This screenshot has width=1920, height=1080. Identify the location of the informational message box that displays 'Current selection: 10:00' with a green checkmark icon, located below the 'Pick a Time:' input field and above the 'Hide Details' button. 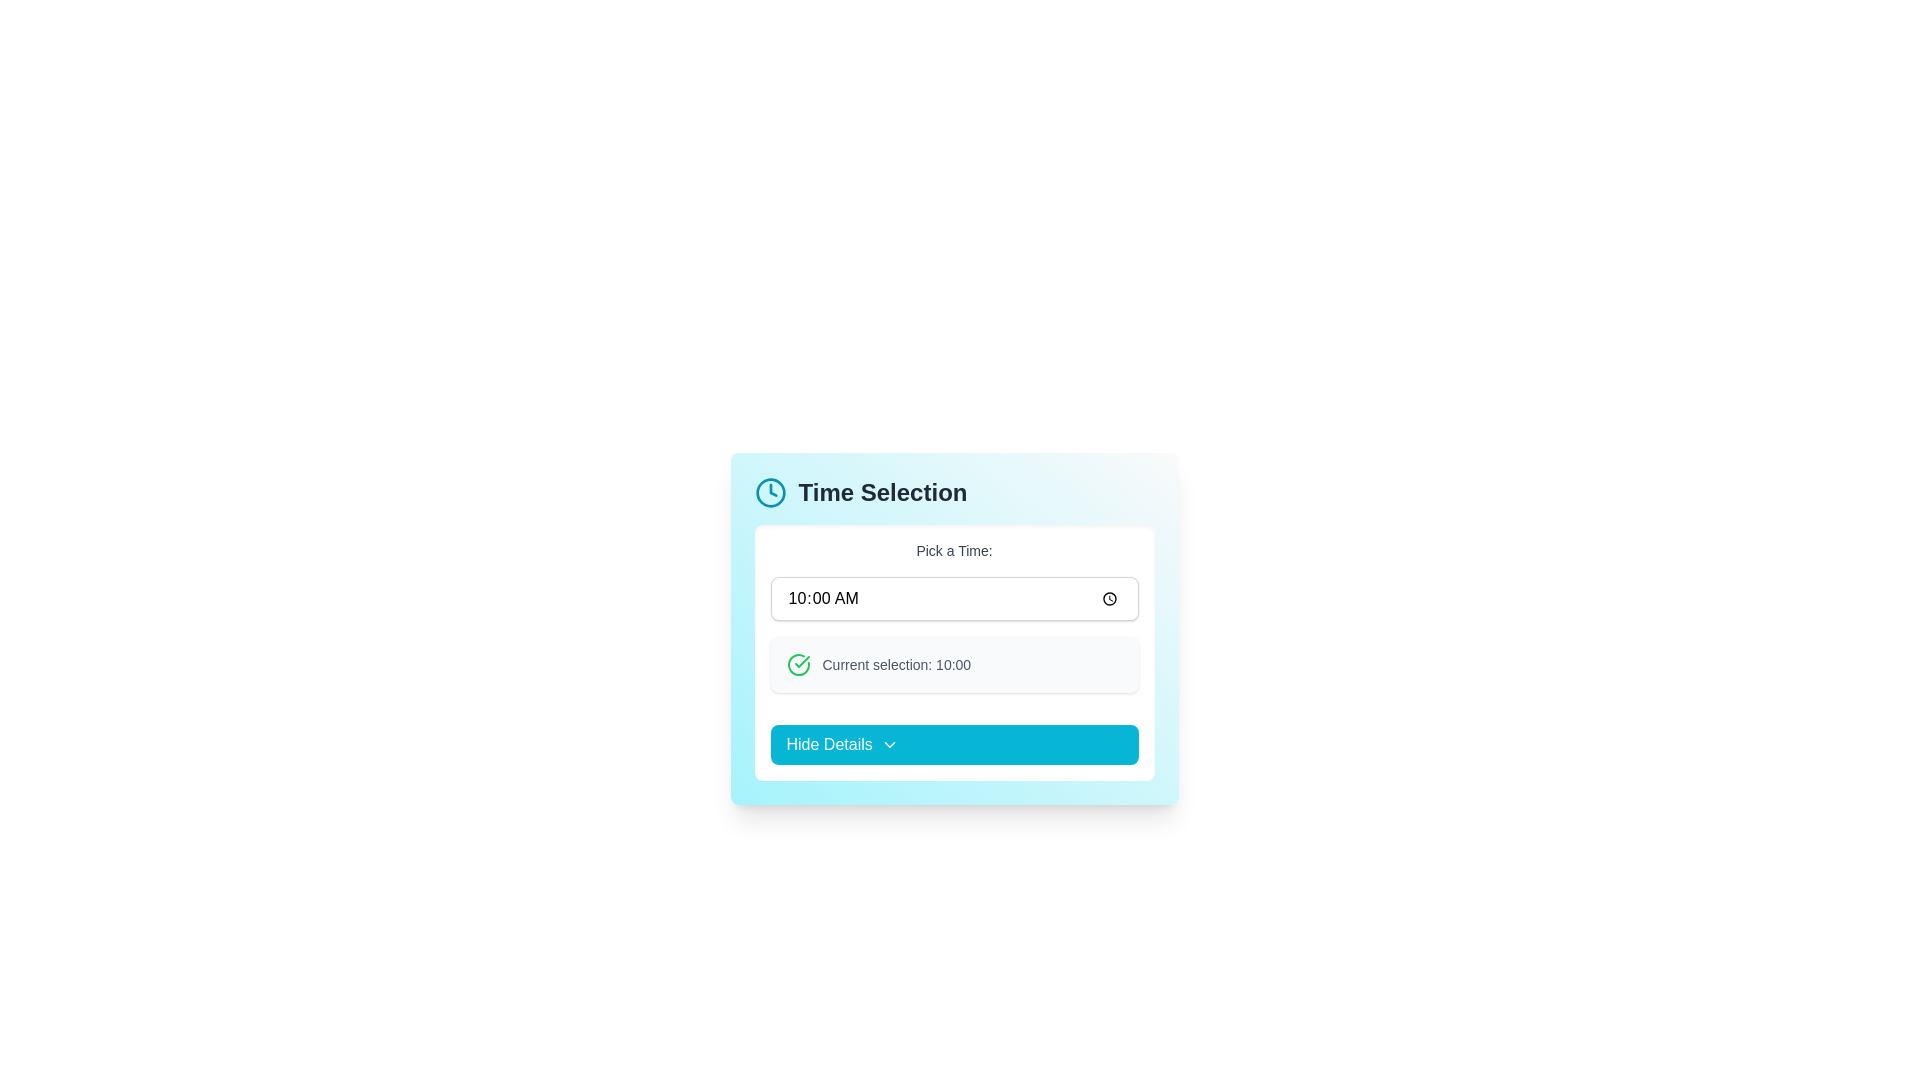
(953, 664).